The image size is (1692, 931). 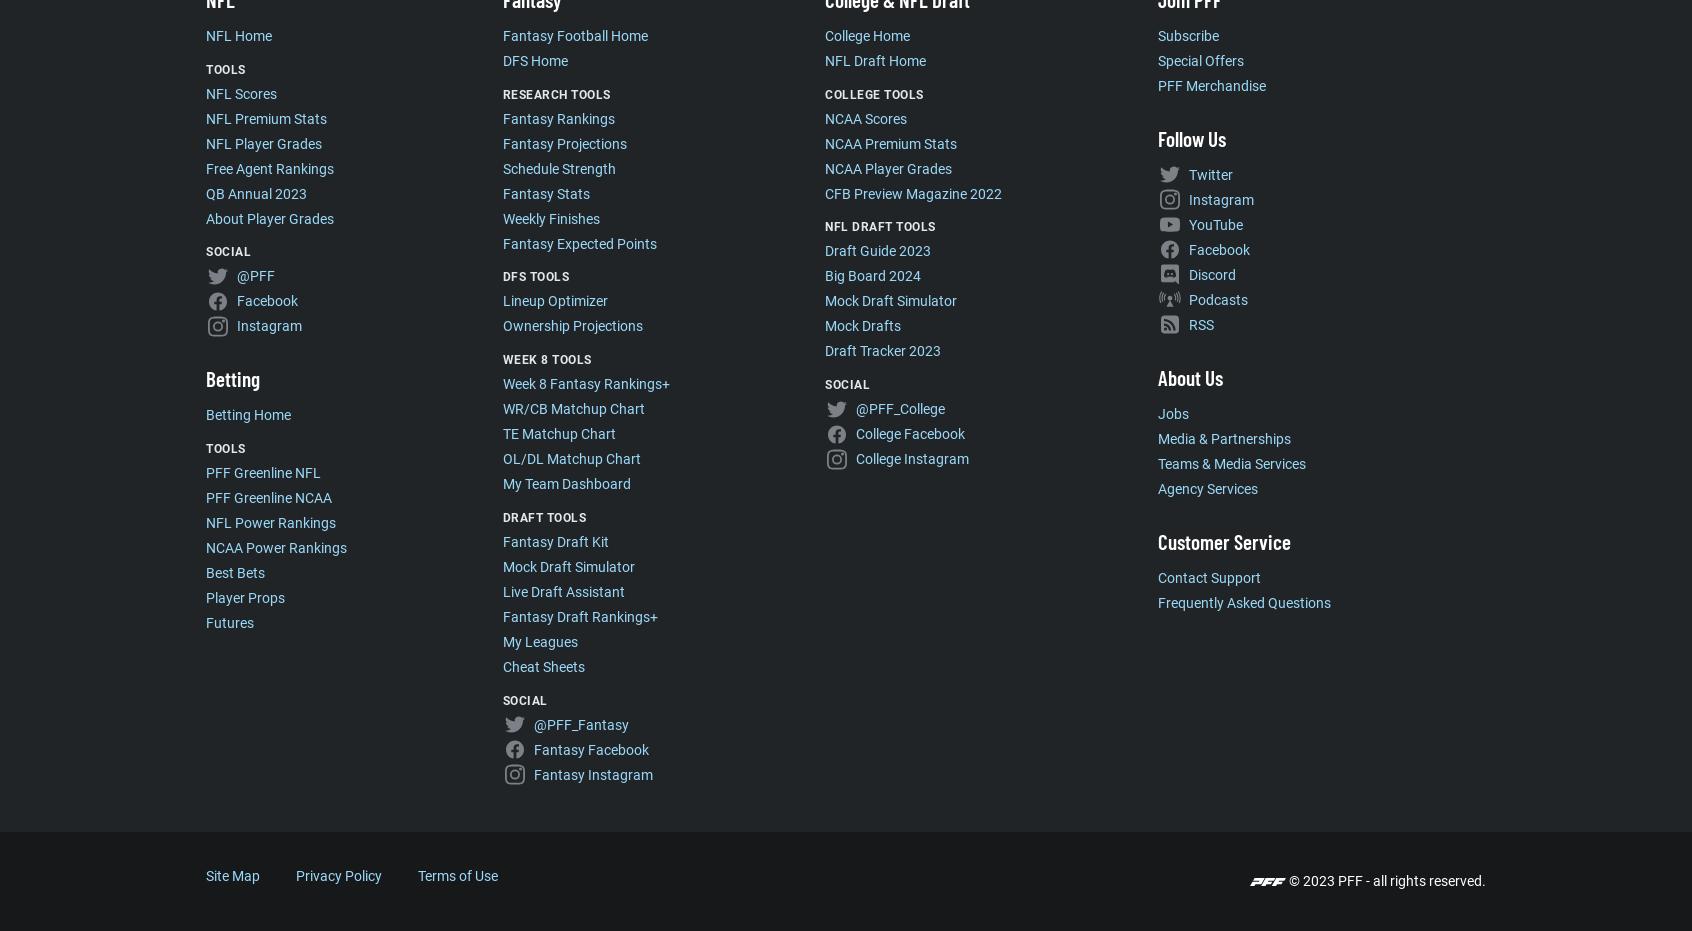 What do you see at coordinates (239, 34) in the screenshot?
I see `'NFL Home'` at bounding box center [239, 34].